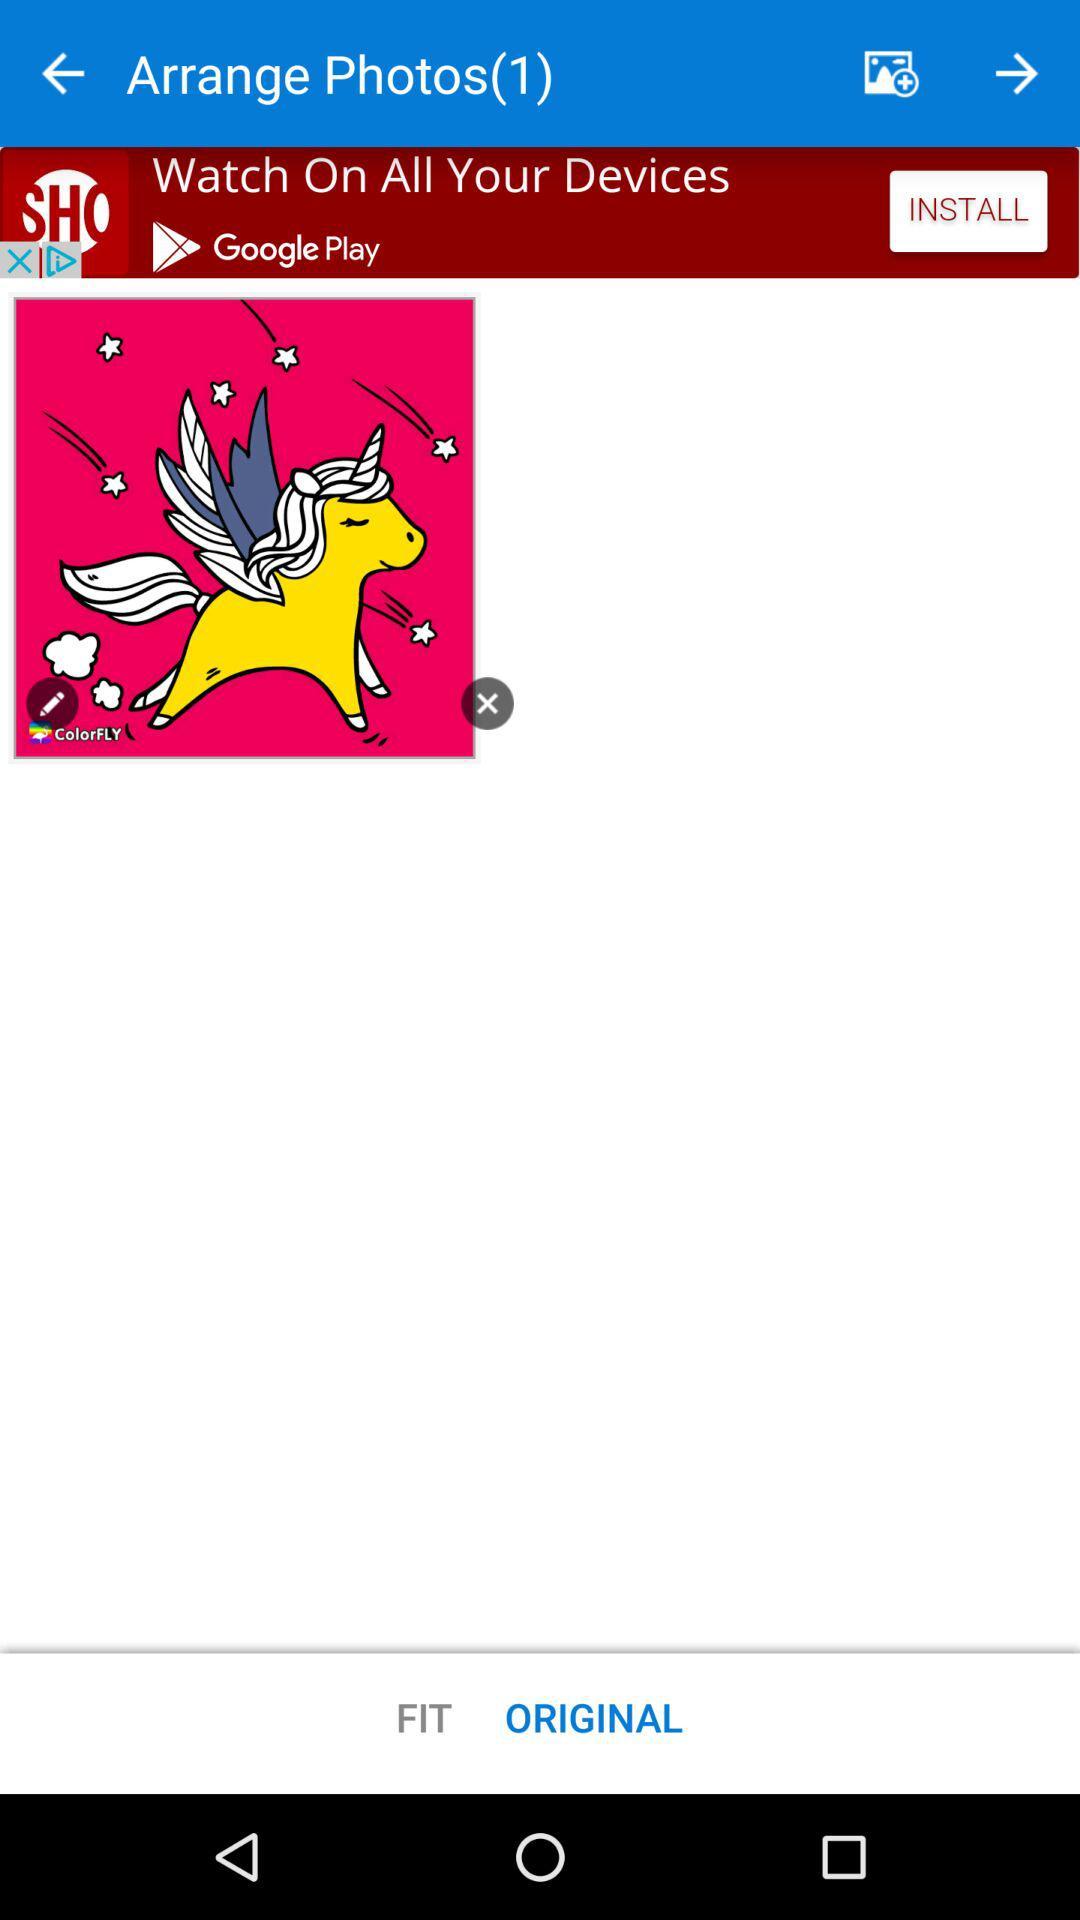 The height and width of the screenshot is (1920, 1080). Describe the element at coordinates (61, 73) in the screenshot. I see `back` at that location.